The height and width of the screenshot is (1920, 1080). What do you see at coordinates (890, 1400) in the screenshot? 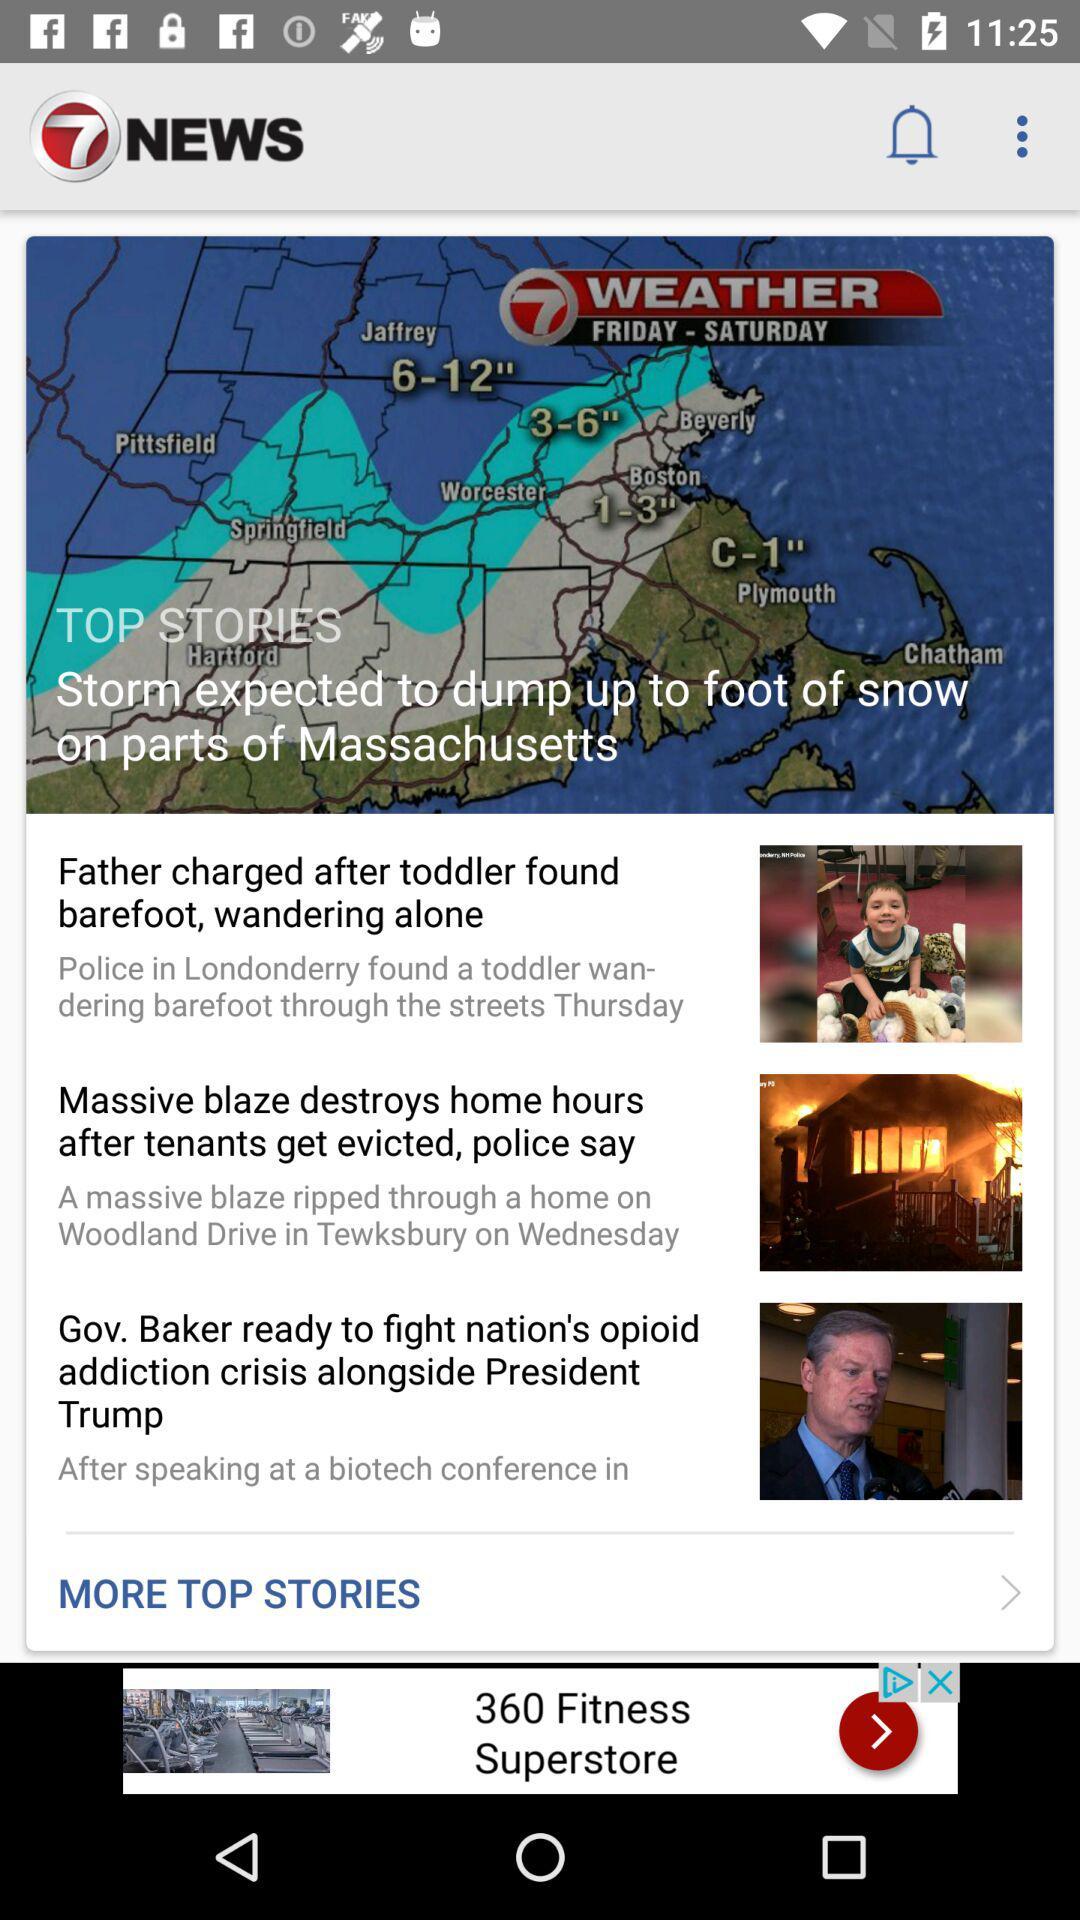
I see `the last image which is above the more top stories` at bounding box center [890, 1400].